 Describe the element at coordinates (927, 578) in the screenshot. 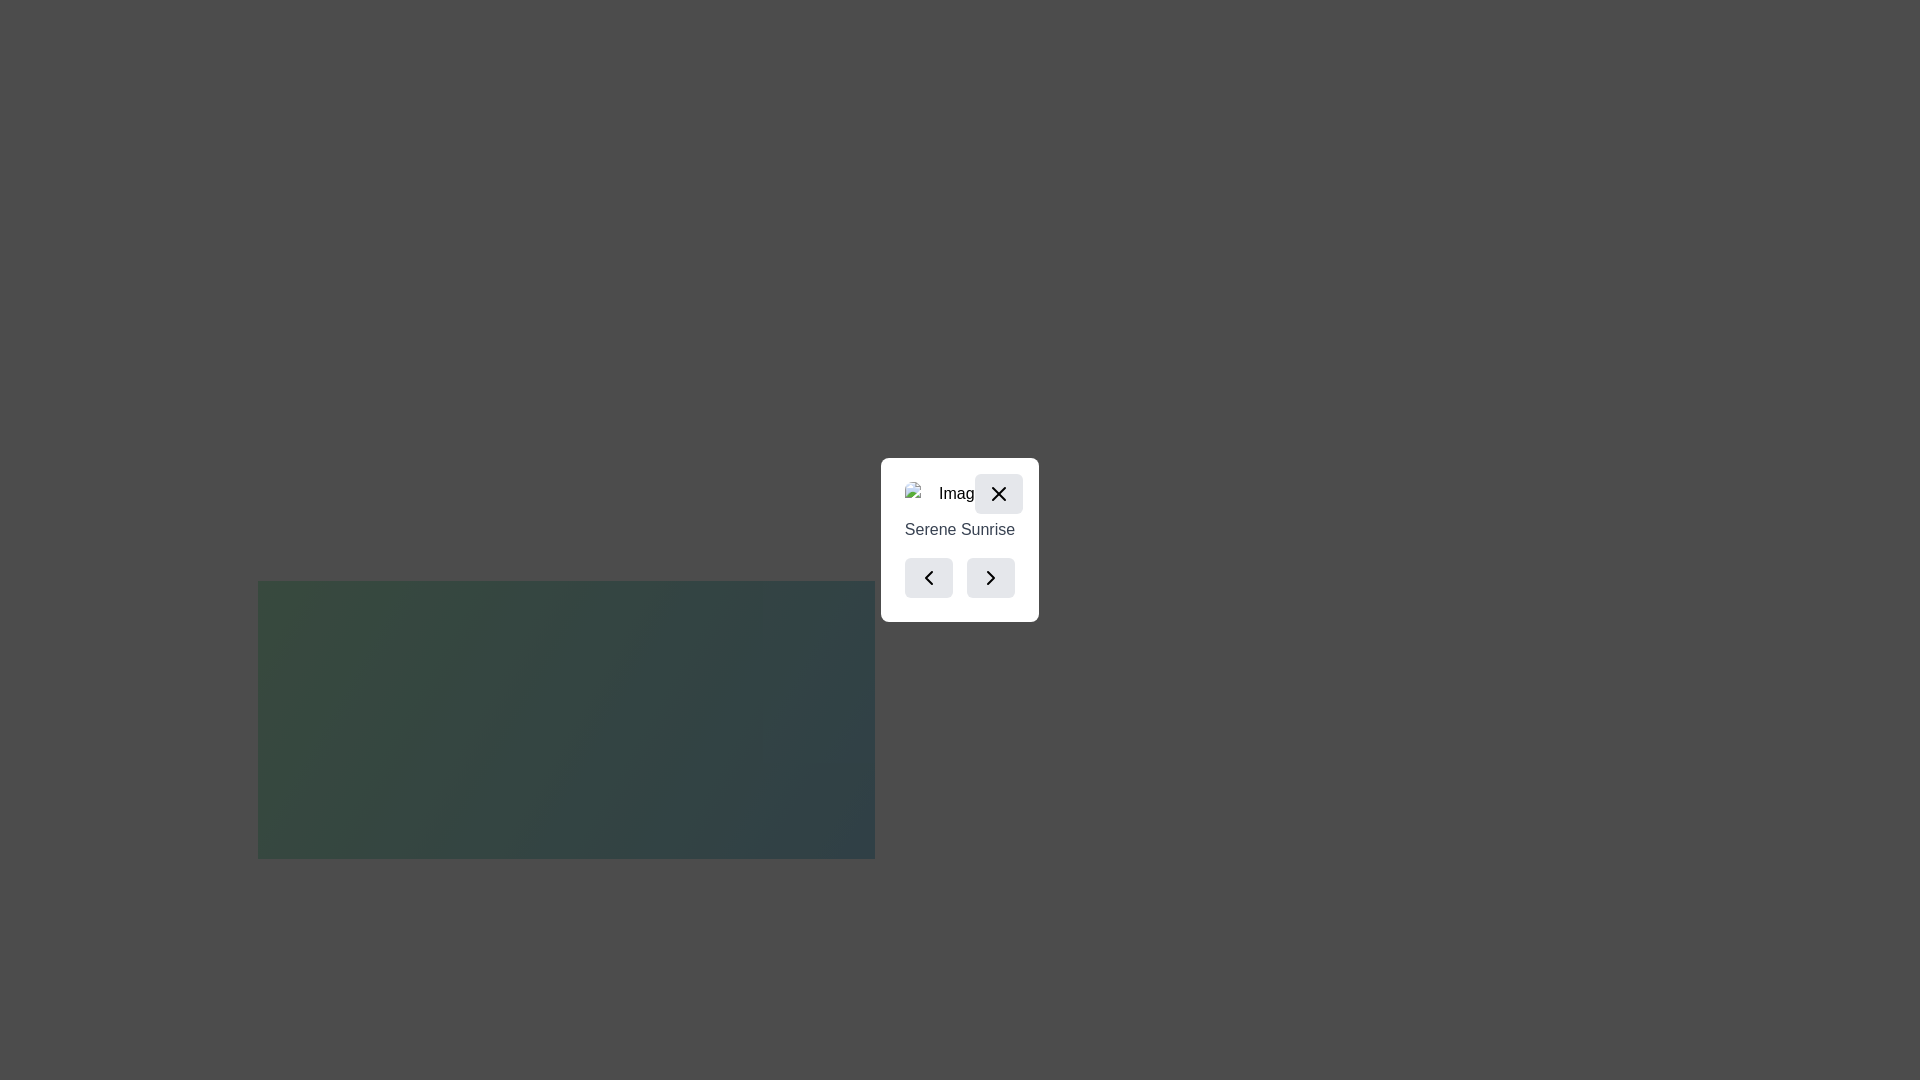

I see `the leftward-pointing chevron icon` at that location.